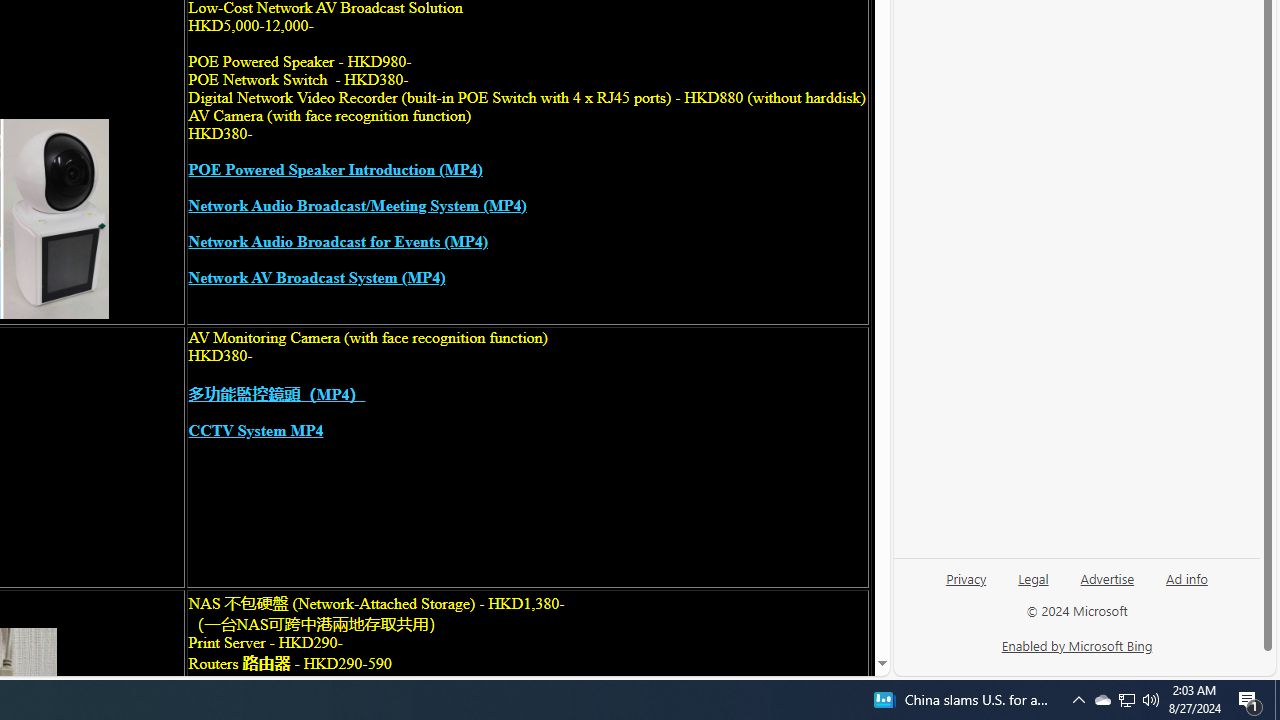 The width and height of the screenshot is (1280, 720). What do you see at coordinates (315, 278) in the screenshot?
I see `'Network AV Broadcast System (MP4)'` at bounding box center [315, 278].